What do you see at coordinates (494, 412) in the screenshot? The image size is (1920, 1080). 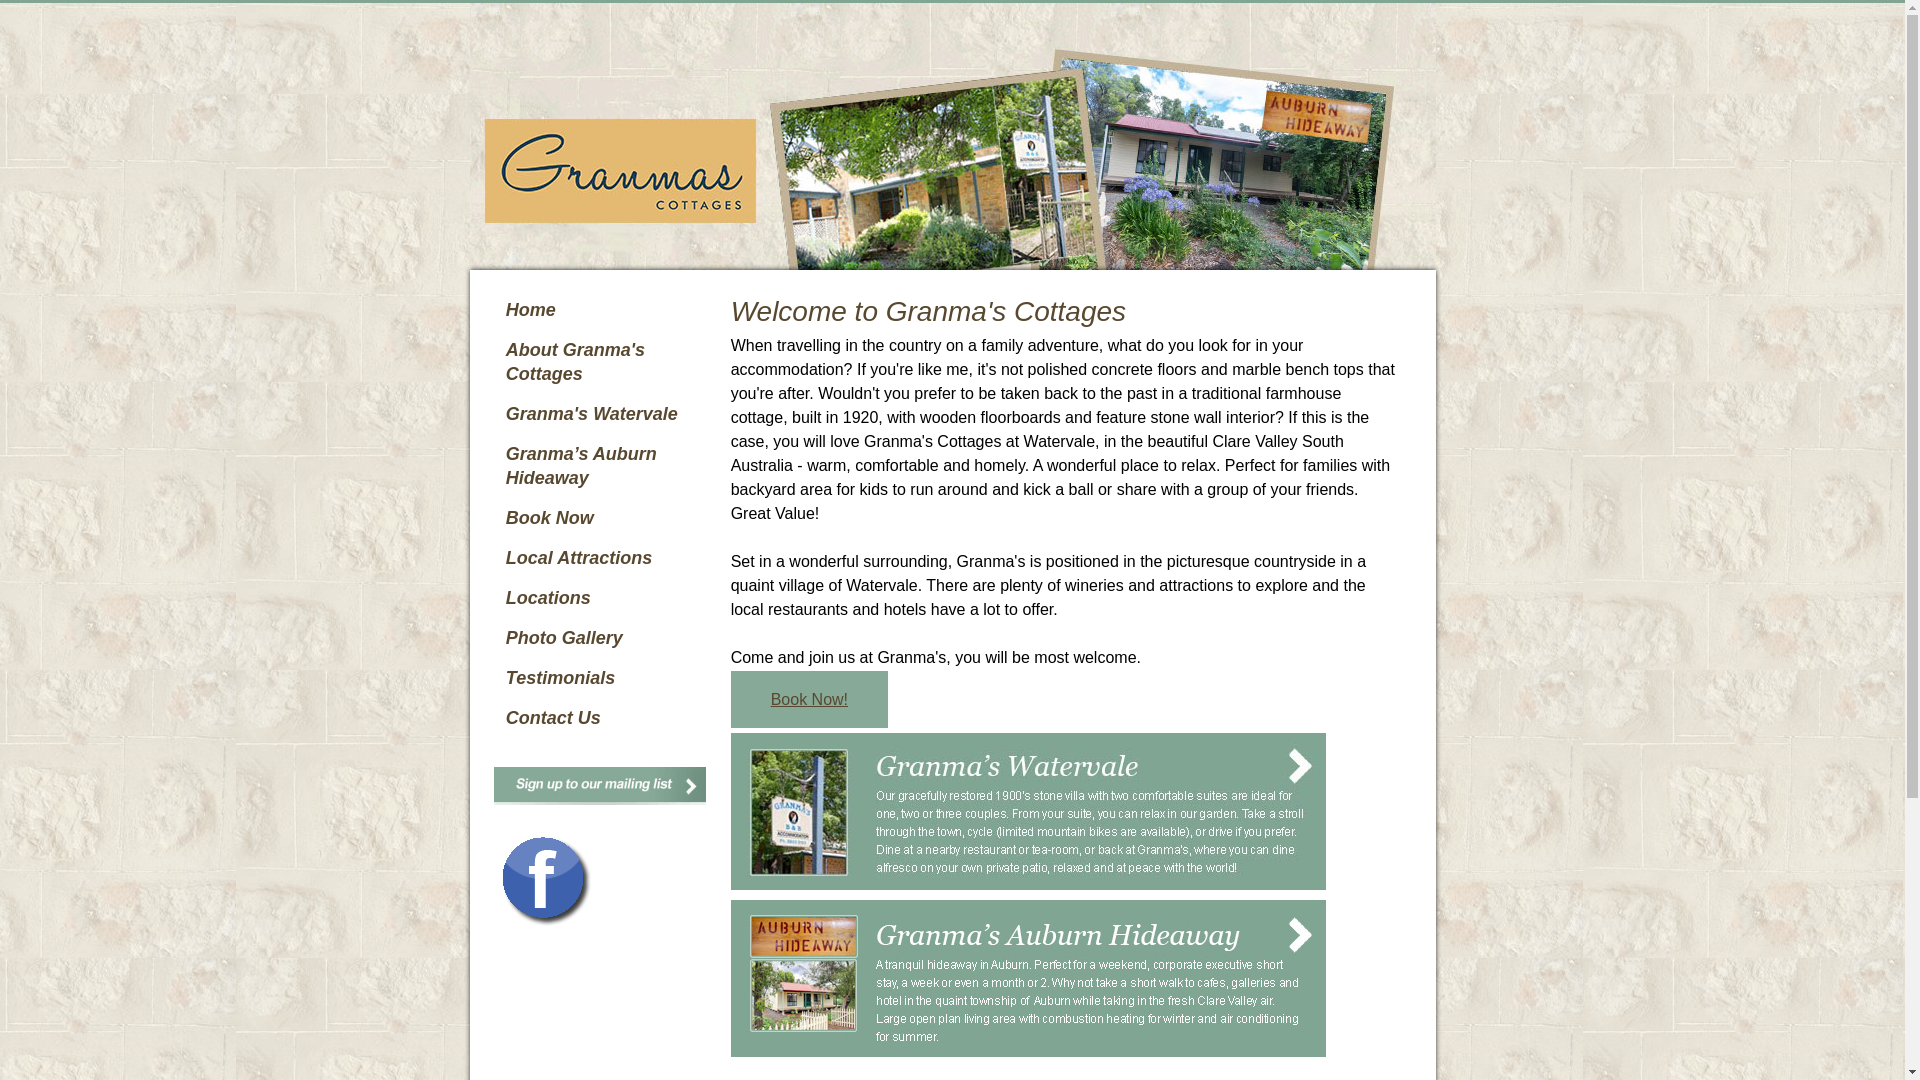 I see `'Granma's Watervale'` at bounding box center [494, 412].